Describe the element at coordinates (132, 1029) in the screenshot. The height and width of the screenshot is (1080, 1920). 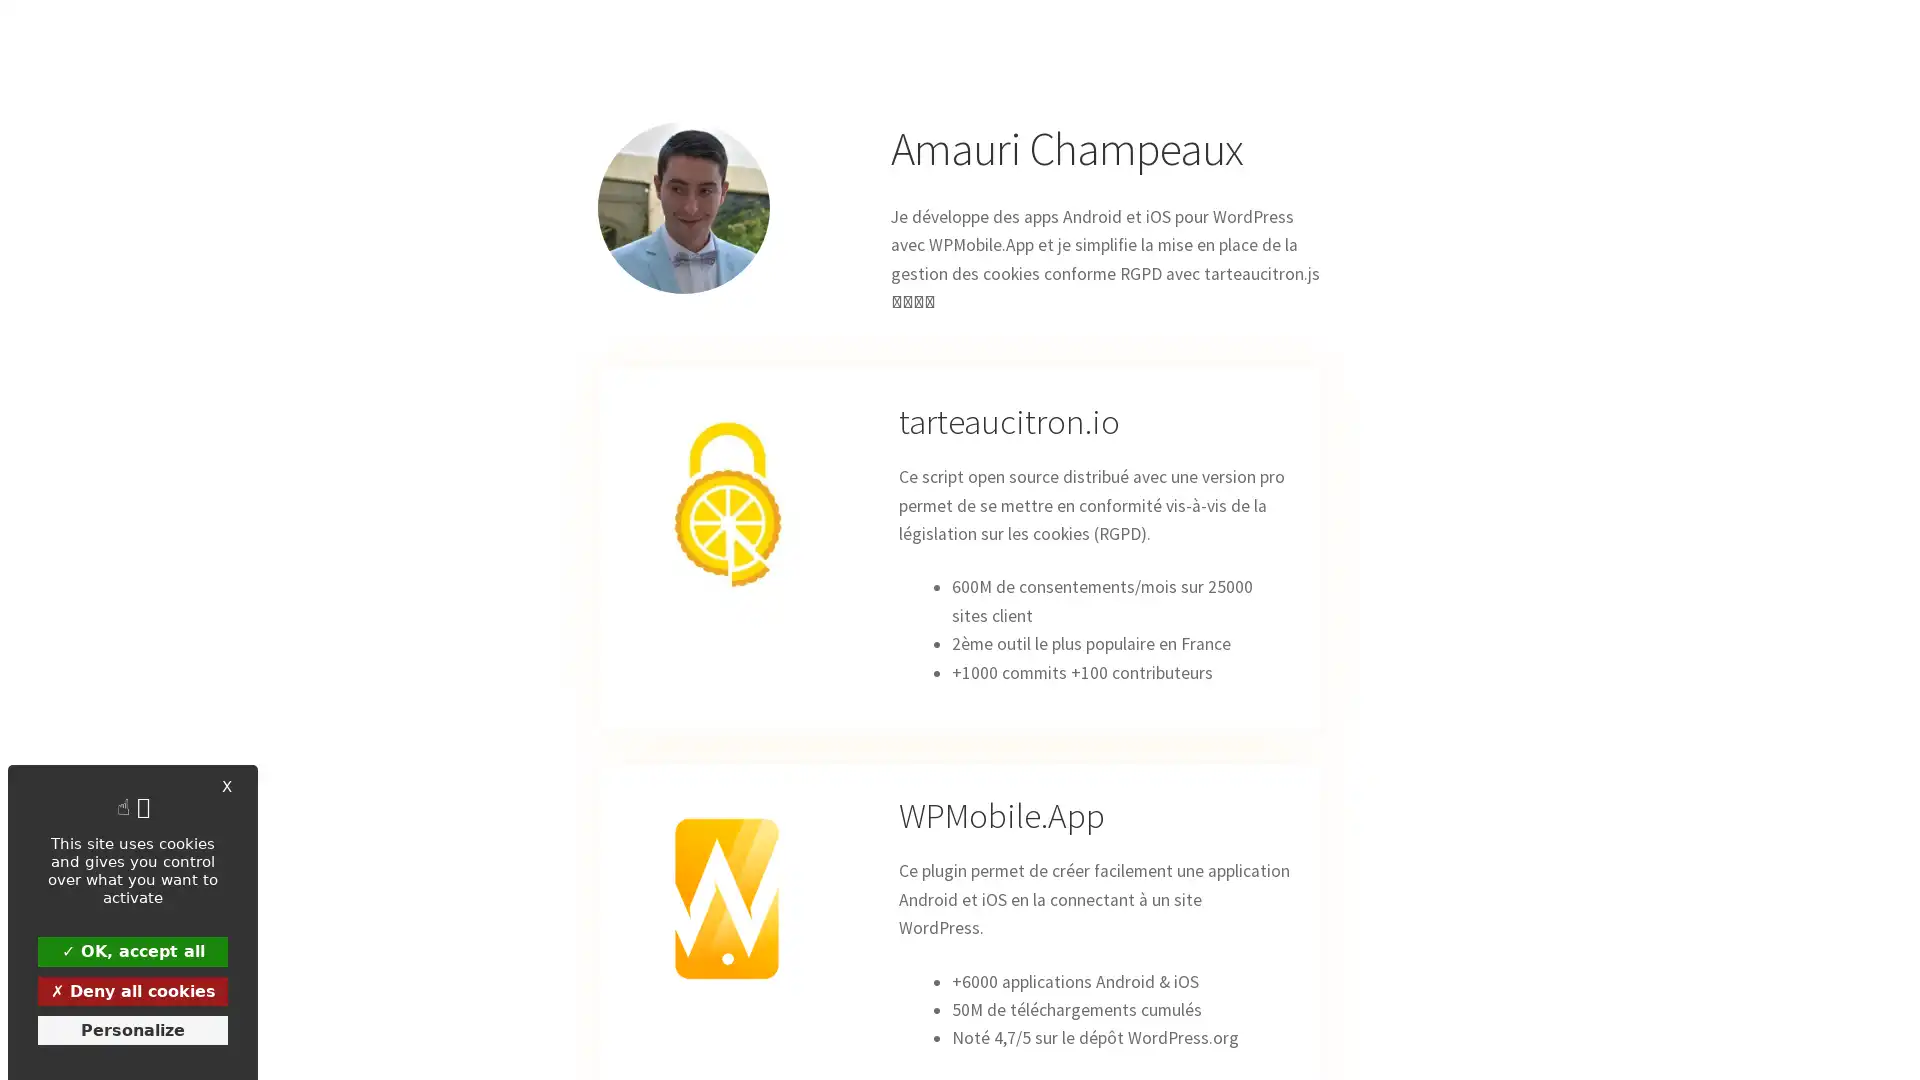
I see `Personalize (modal window)` at that location.